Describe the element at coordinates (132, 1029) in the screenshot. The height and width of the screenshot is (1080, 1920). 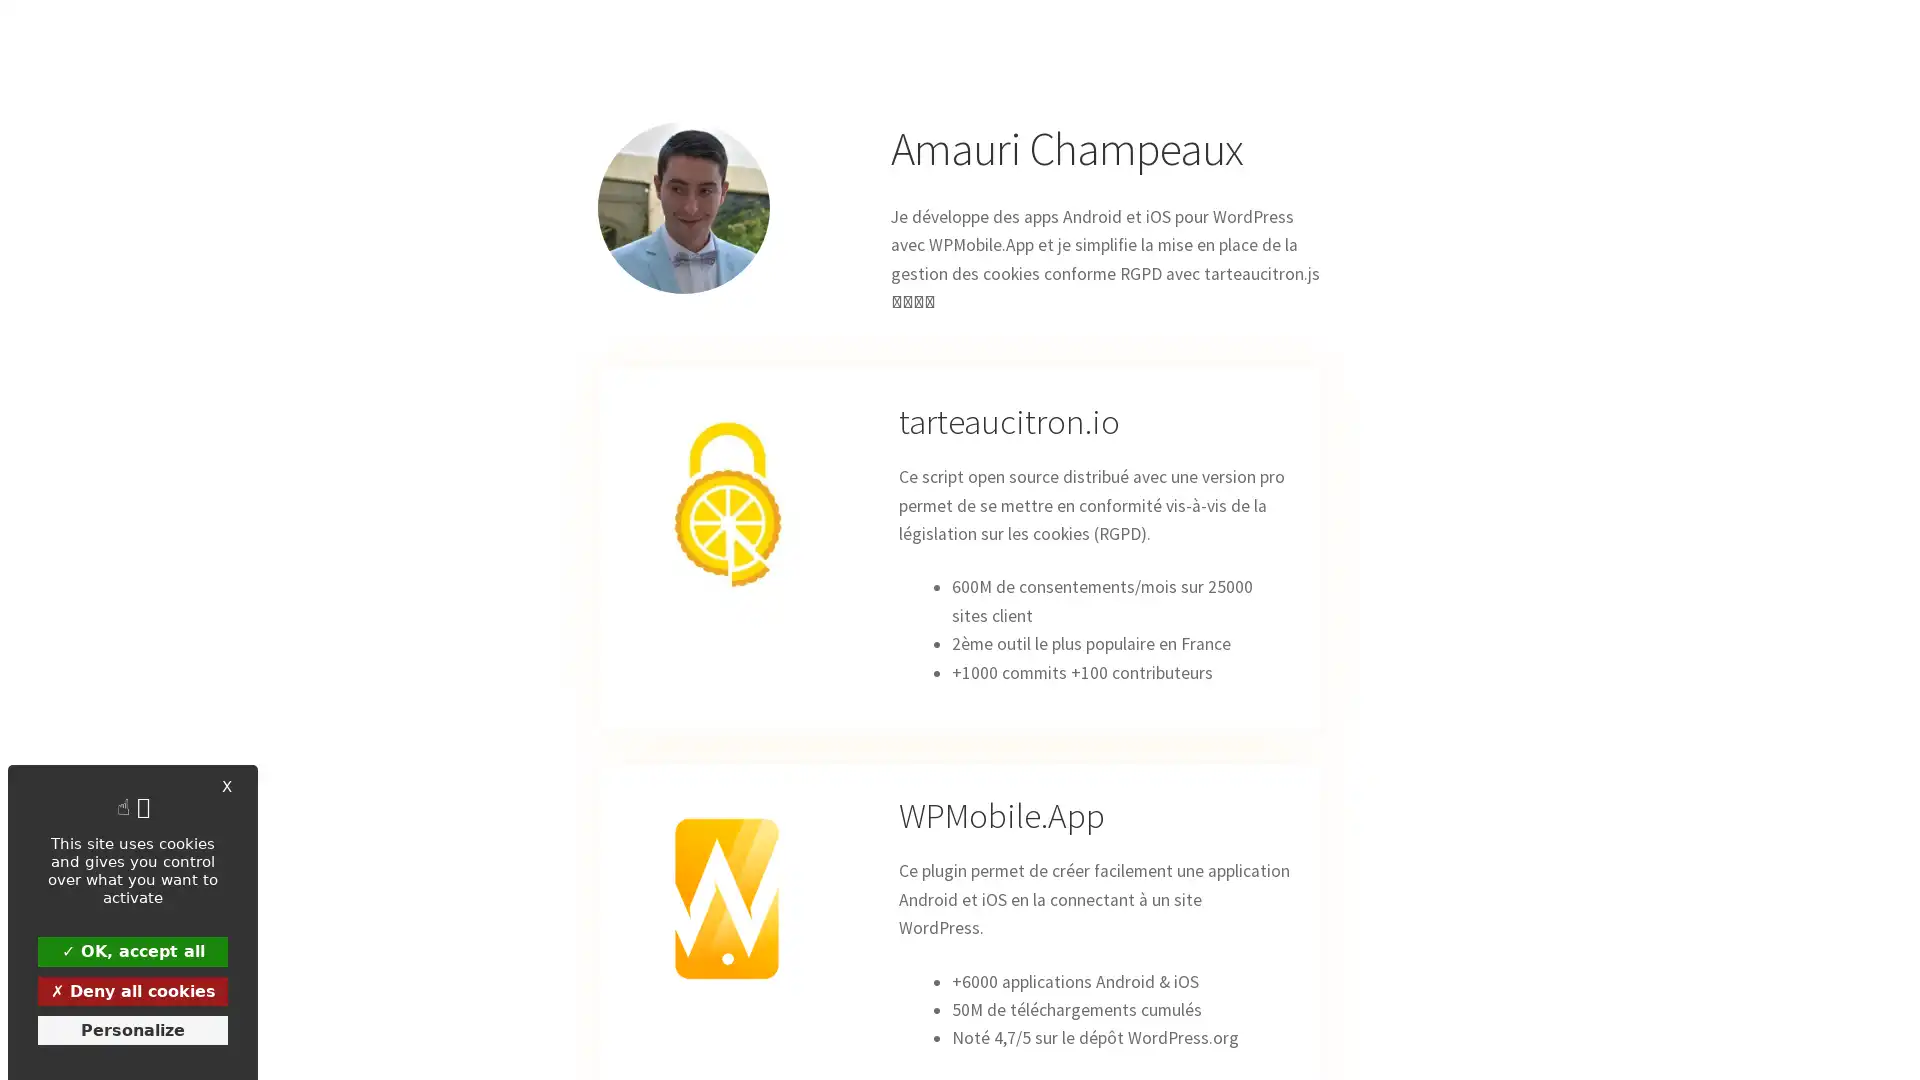
I see `Personalize (modal window)` at that location.